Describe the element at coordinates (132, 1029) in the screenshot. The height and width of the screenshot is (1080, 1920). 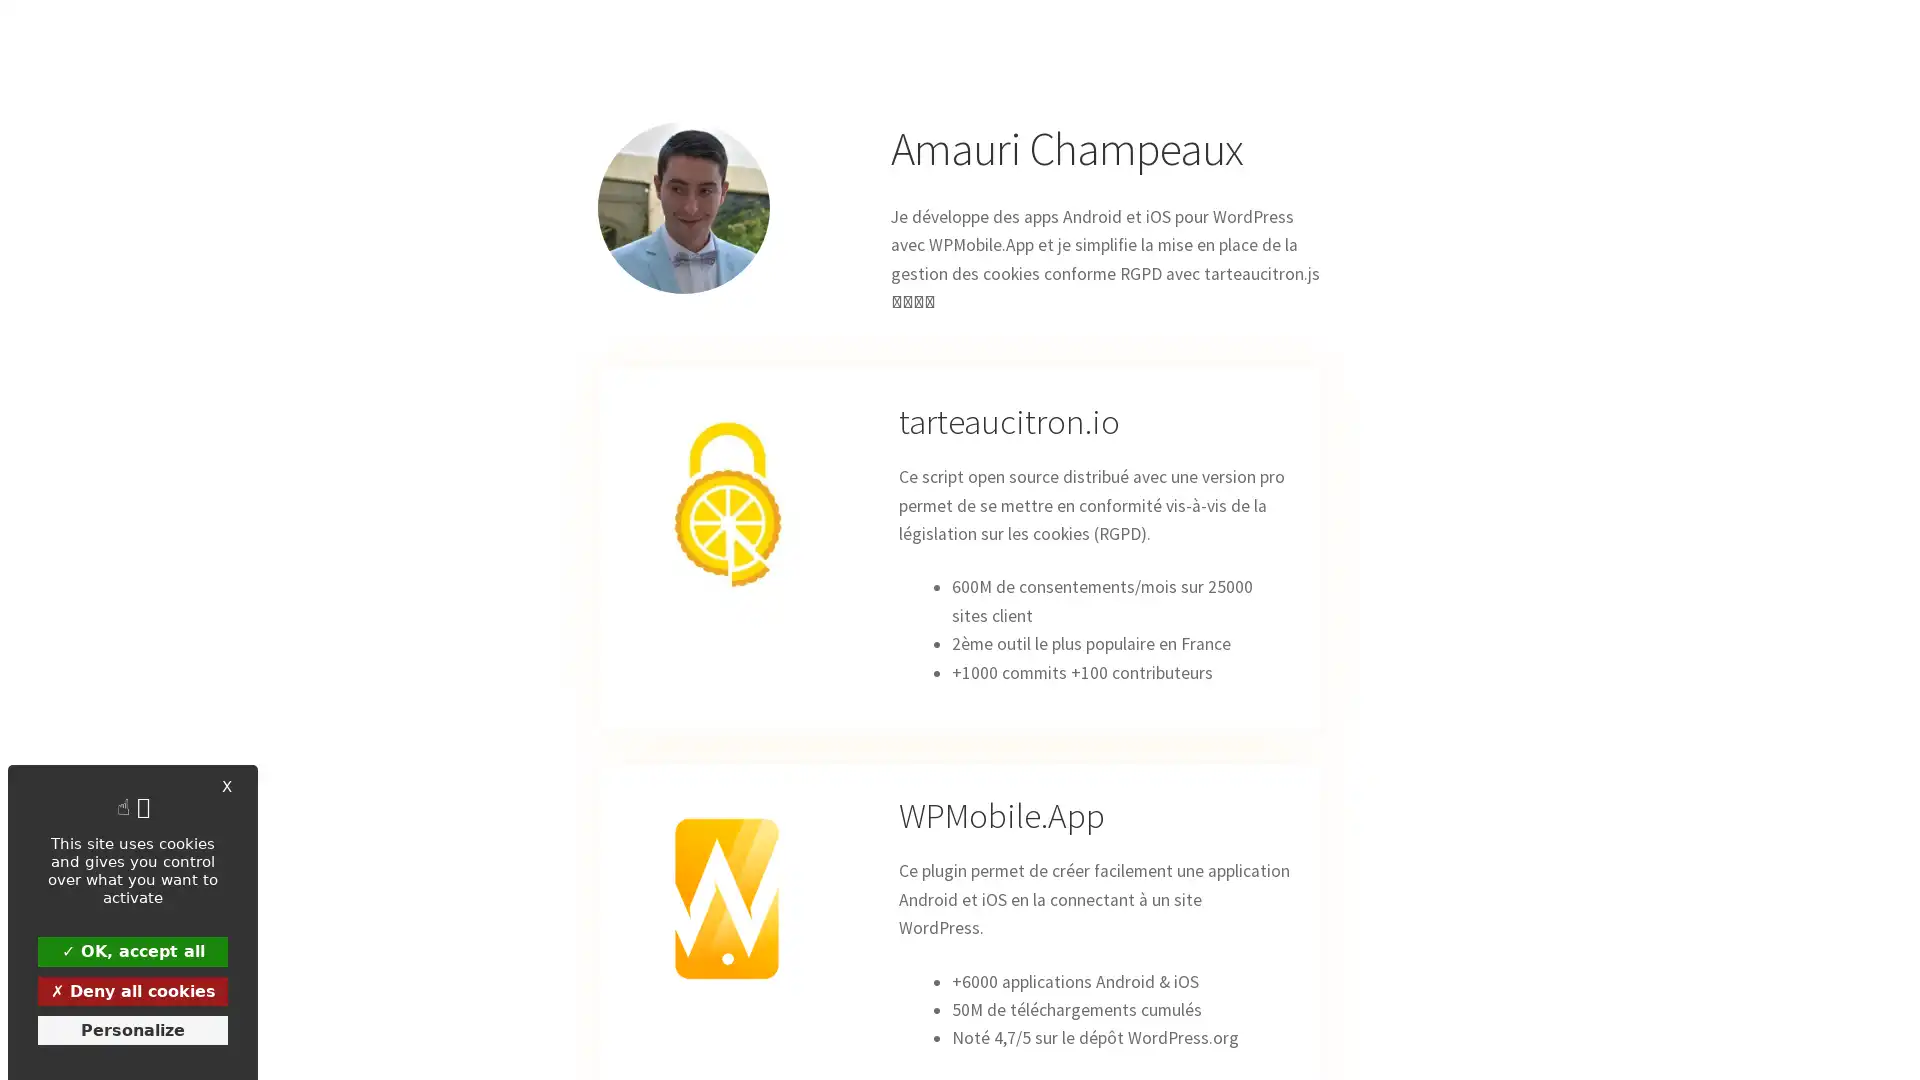
I see `Personalize (modal window)` at that location.